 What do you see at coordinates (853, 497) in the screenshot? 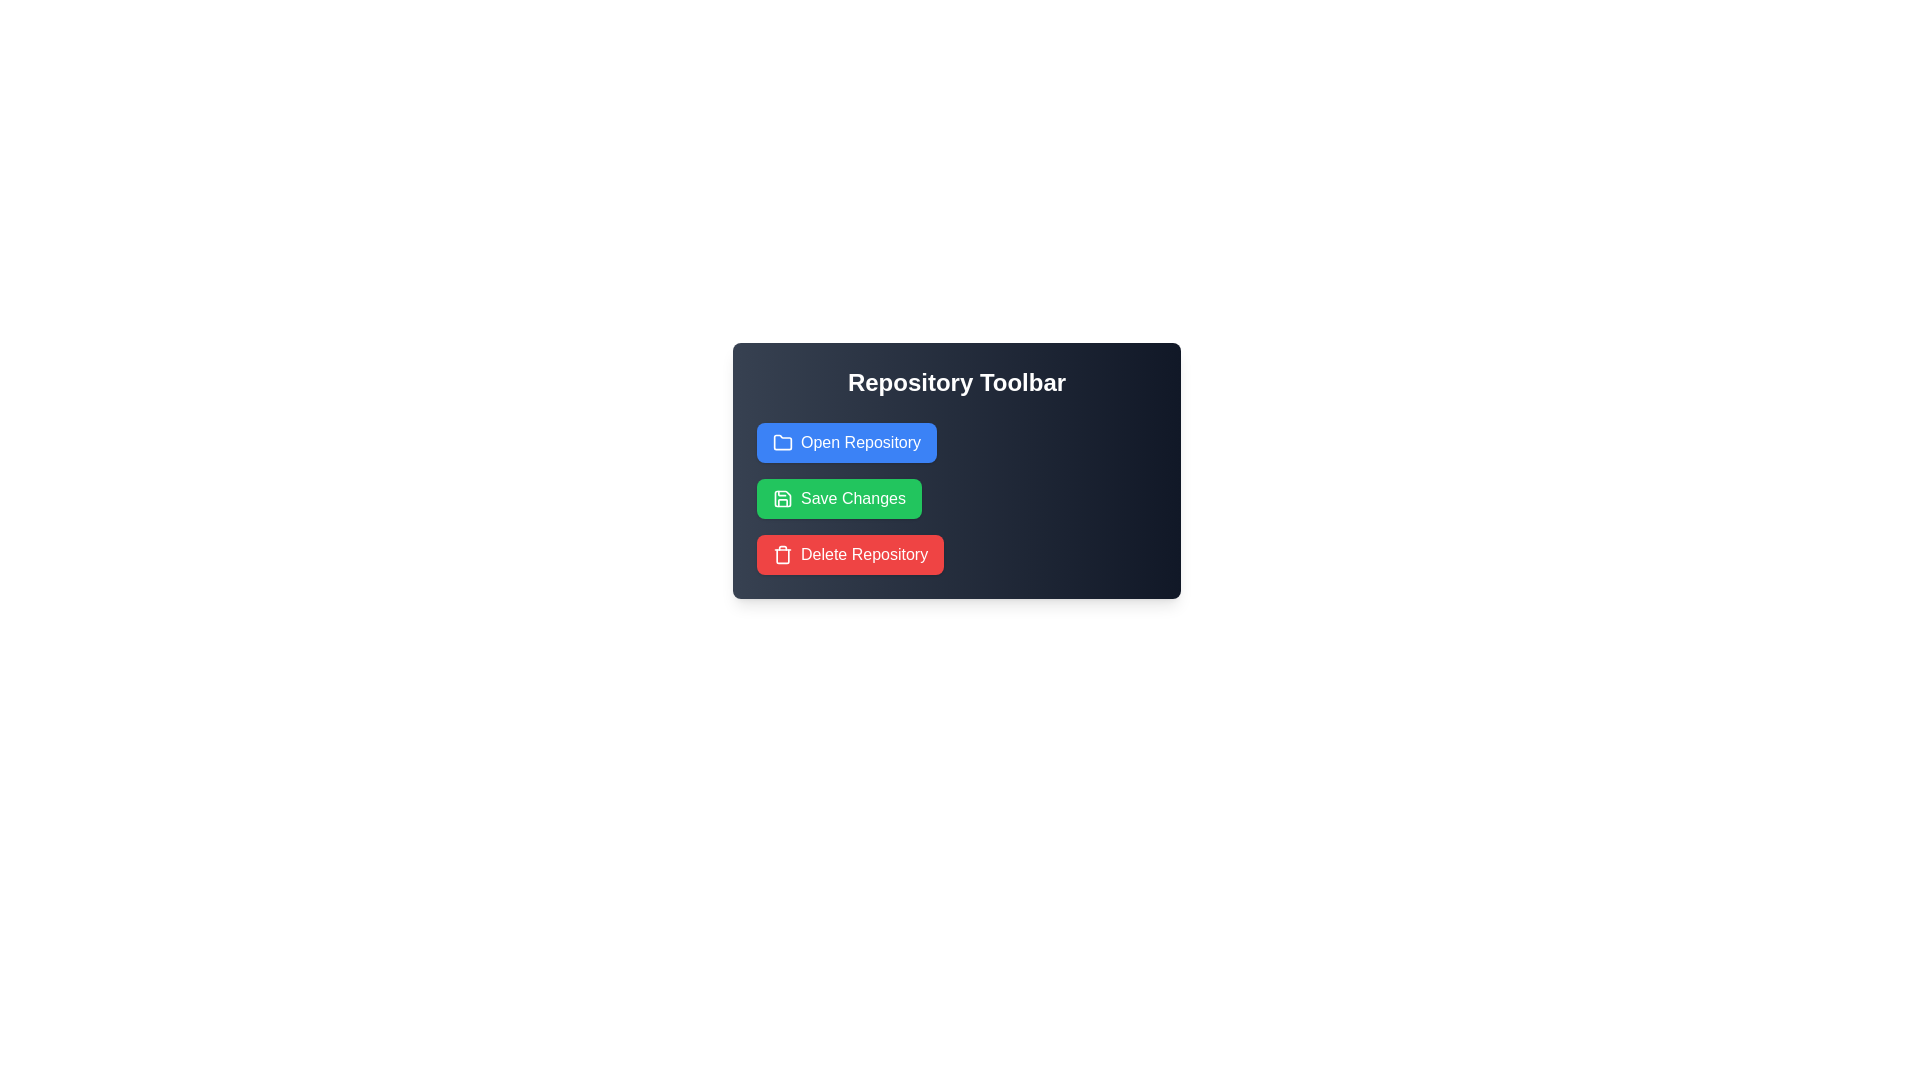
I see `the confirm and save button located beneath the blue 'Open Repository' button and above the red 'Delete Repository' button` at bounding box center [853, 497].